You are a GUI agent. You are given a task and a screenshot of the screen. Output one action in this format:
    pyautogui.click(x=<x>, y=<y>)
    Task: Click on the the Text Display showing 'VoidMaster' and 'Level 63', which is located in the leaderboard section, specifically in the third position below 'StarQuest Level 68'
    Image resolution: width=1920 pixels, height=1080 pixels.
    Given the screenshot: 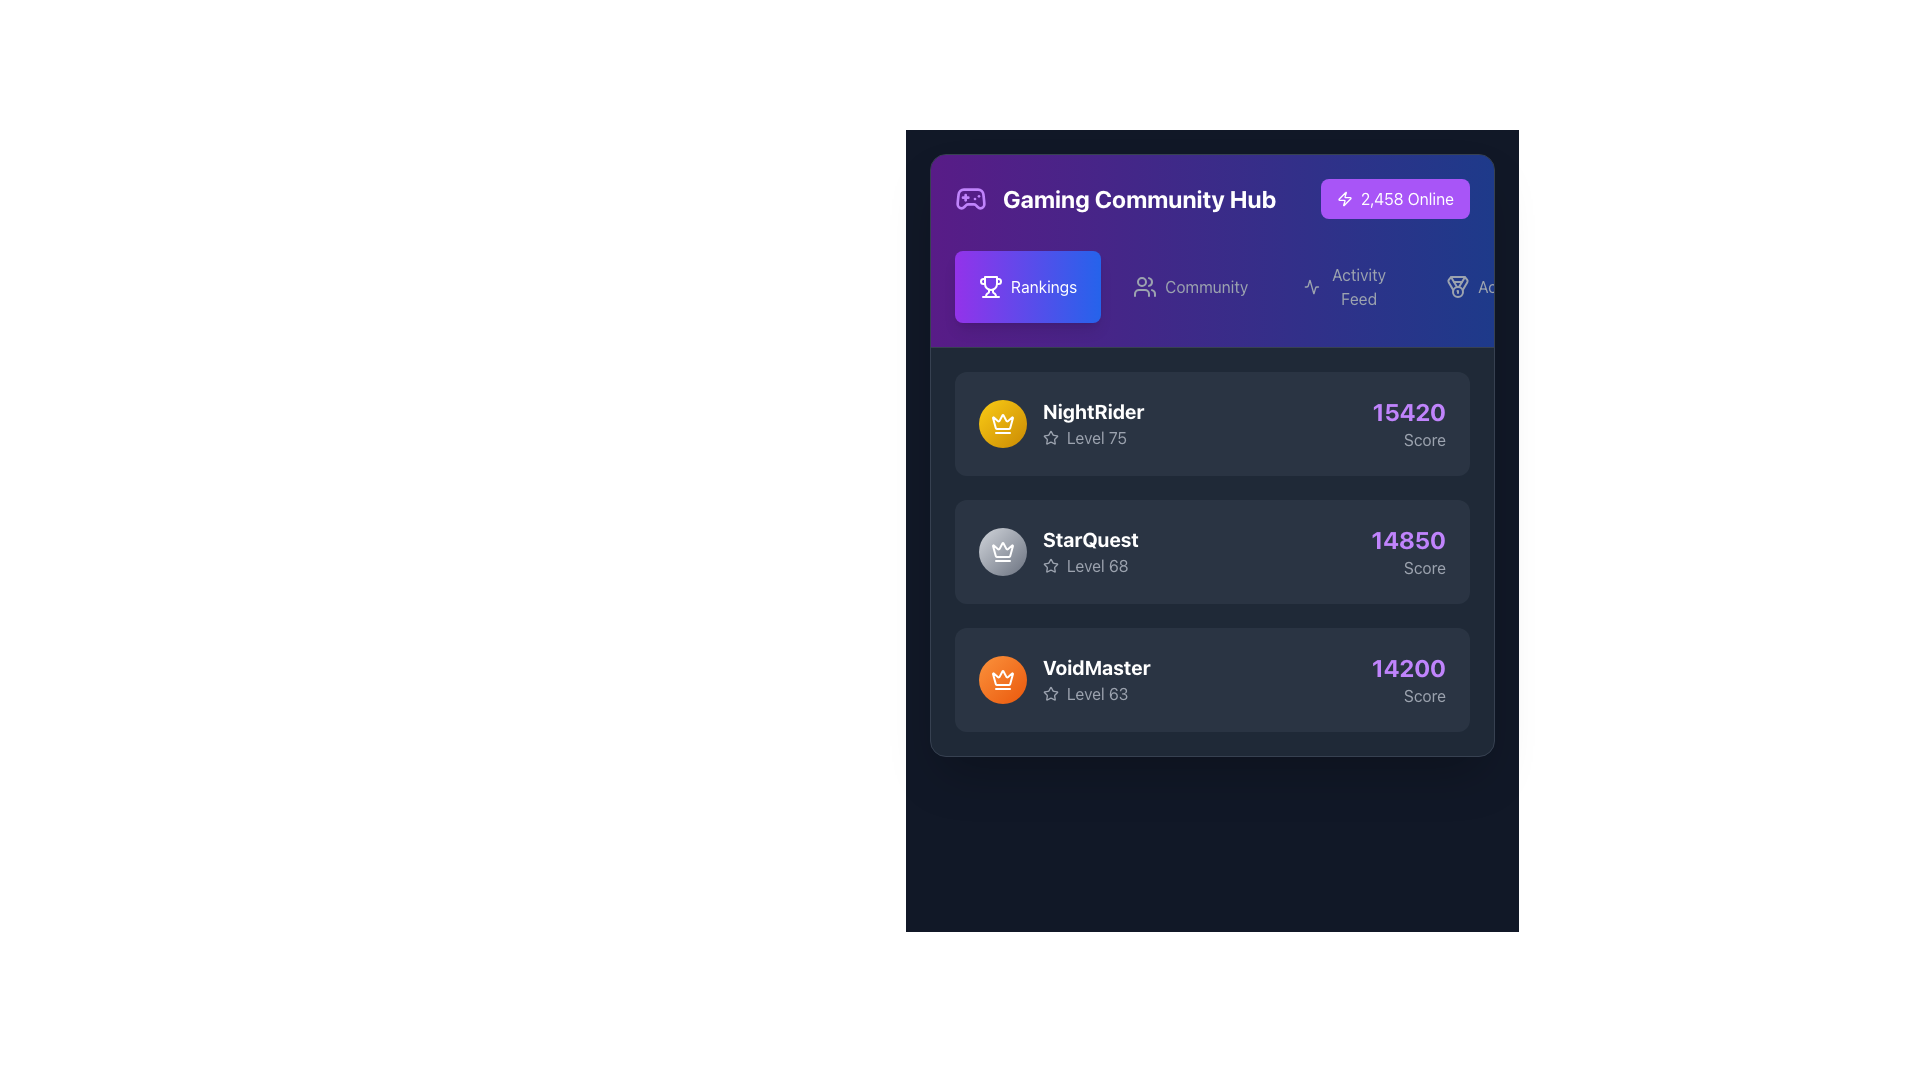 What is the action you would take?
    pyautogui.click(x=1095, y=678)
    